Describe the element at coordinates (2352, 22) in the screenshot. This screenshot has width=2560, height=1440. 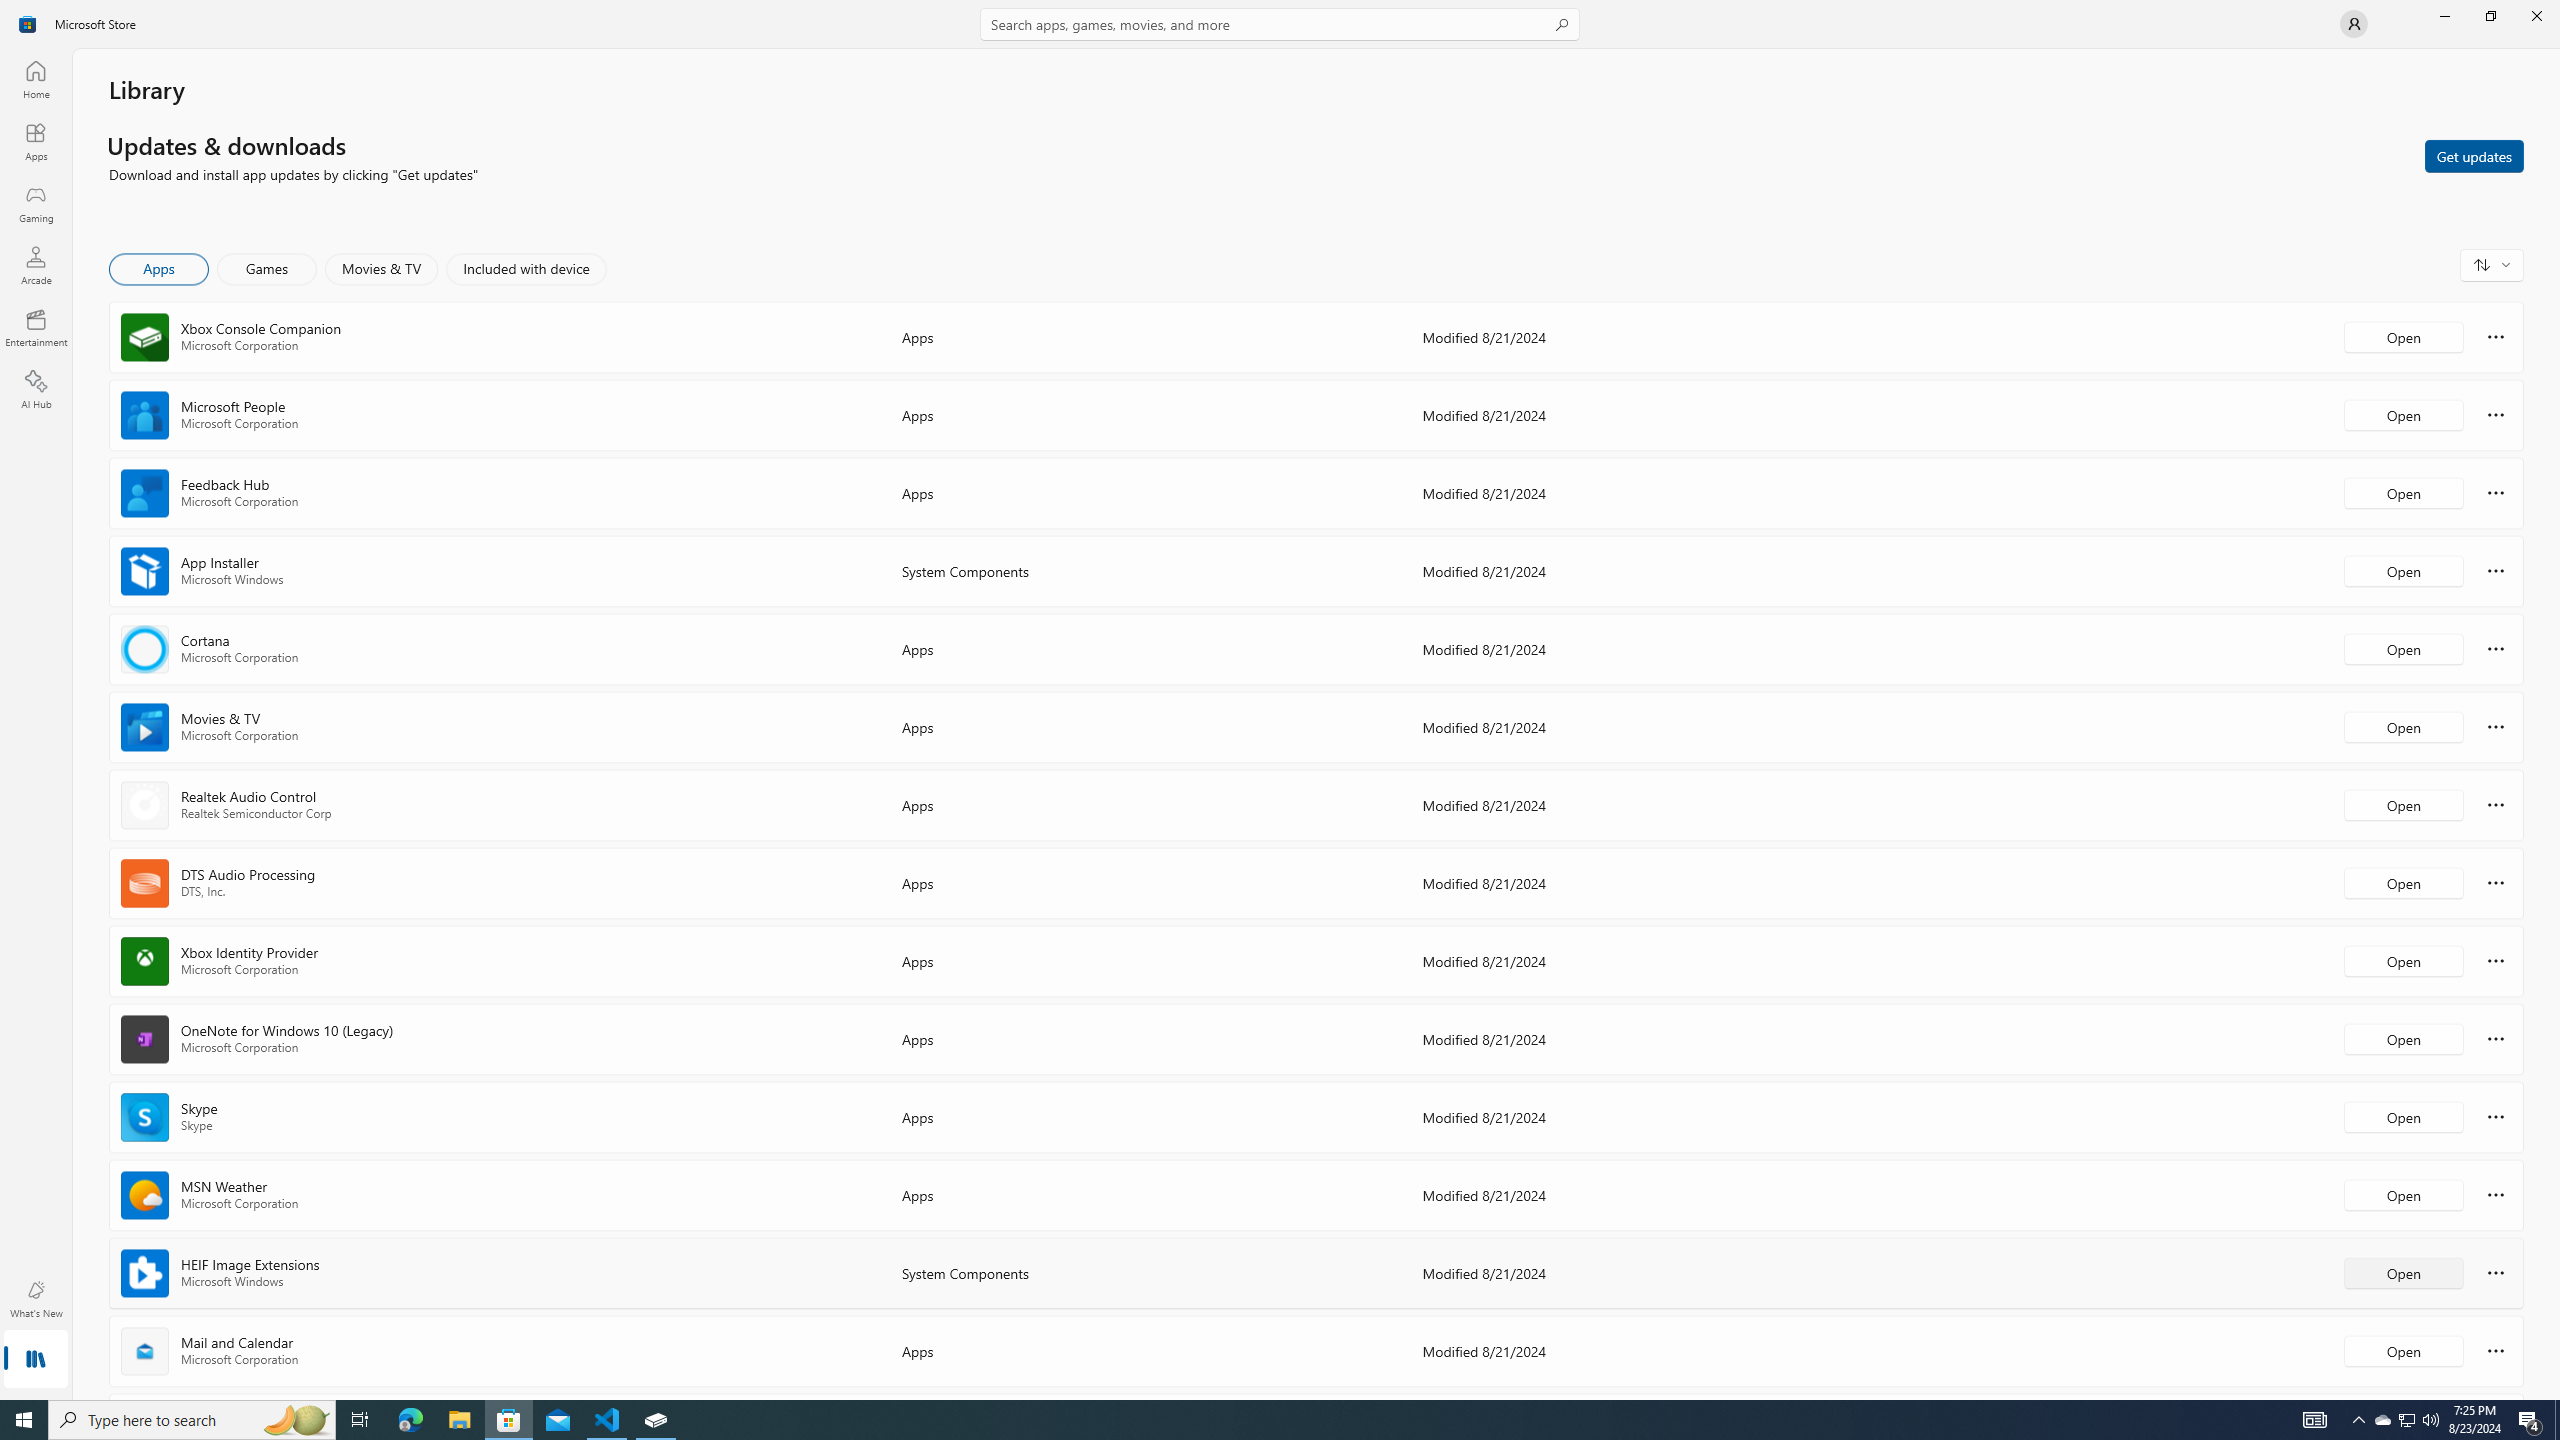
I see `'User profile'` at that location.